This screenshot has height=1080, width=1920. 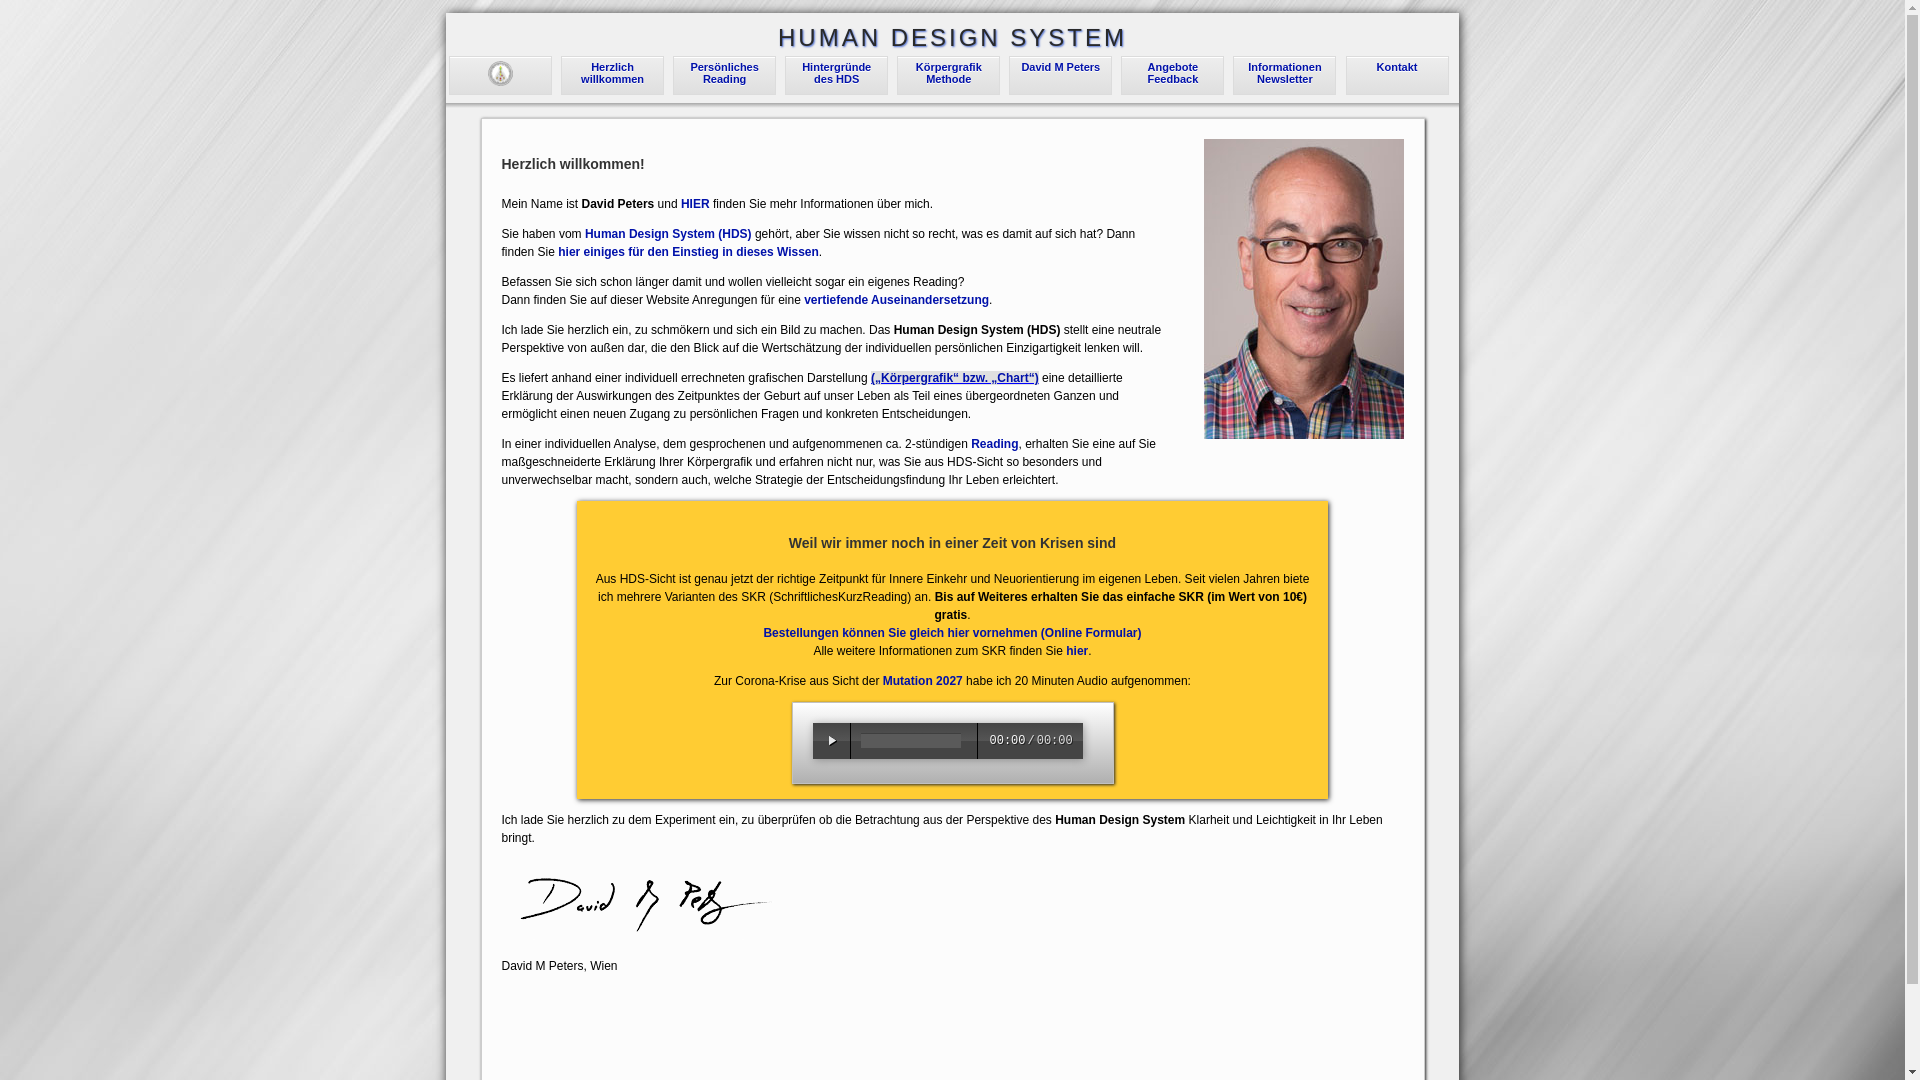 I want to click on 'Herzlich, so click(x=611, y=72).